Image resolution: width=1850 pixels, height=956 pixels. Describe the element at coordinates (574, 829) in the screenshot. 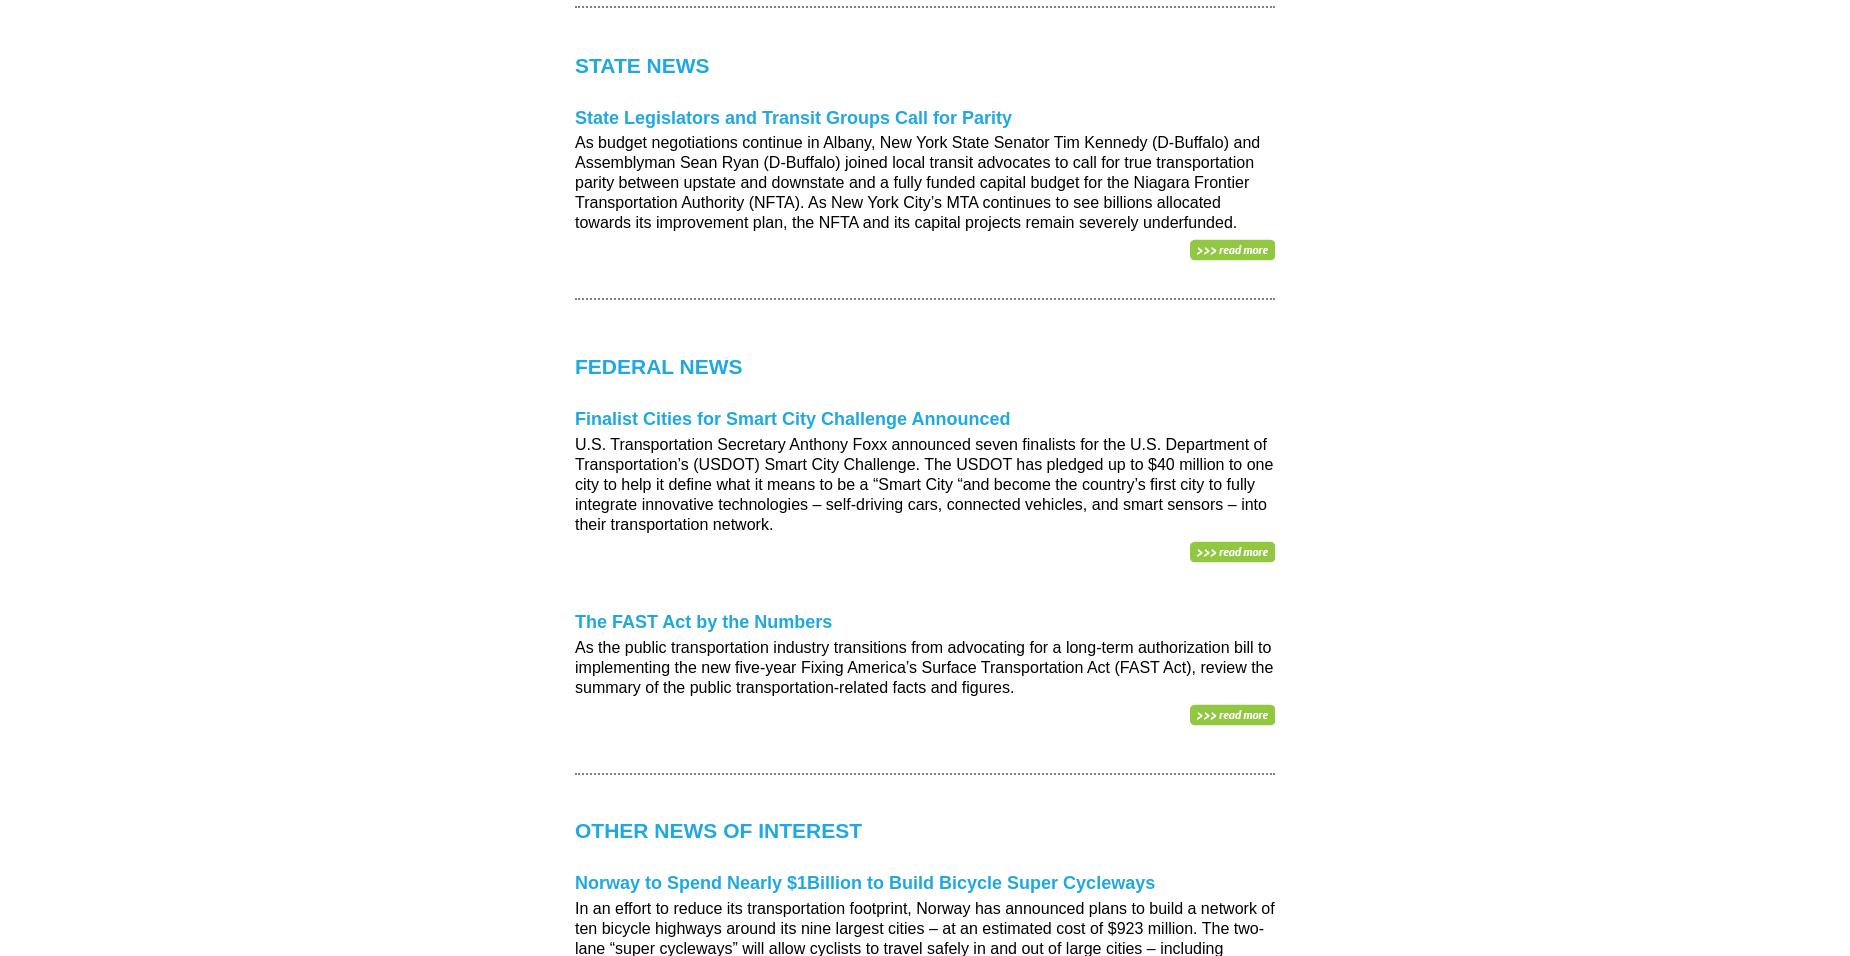

I see `'OTHER NEWS OF INTEREST'` at that location.